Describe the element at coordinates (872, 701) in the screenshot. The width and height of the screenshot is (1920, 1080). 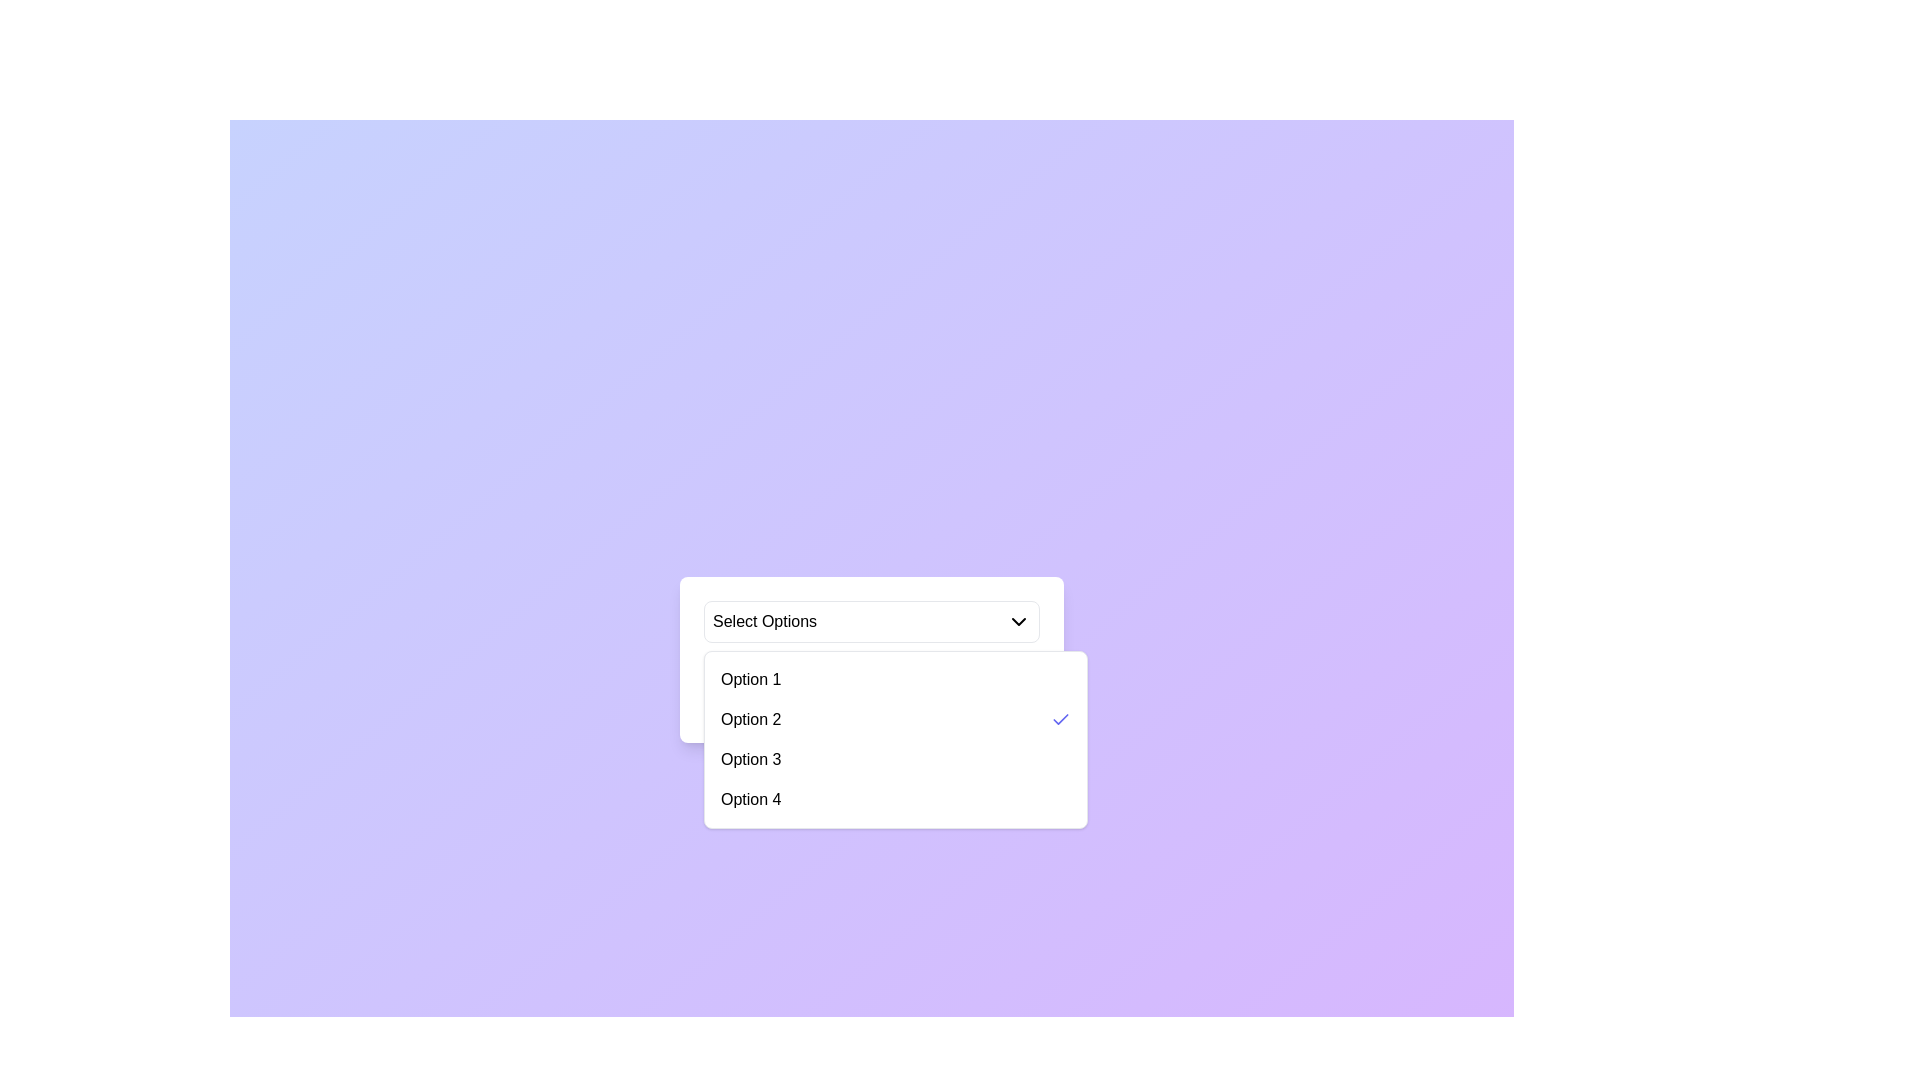
I see `the dropdown menu item labeled 'Option 2'` at that location.